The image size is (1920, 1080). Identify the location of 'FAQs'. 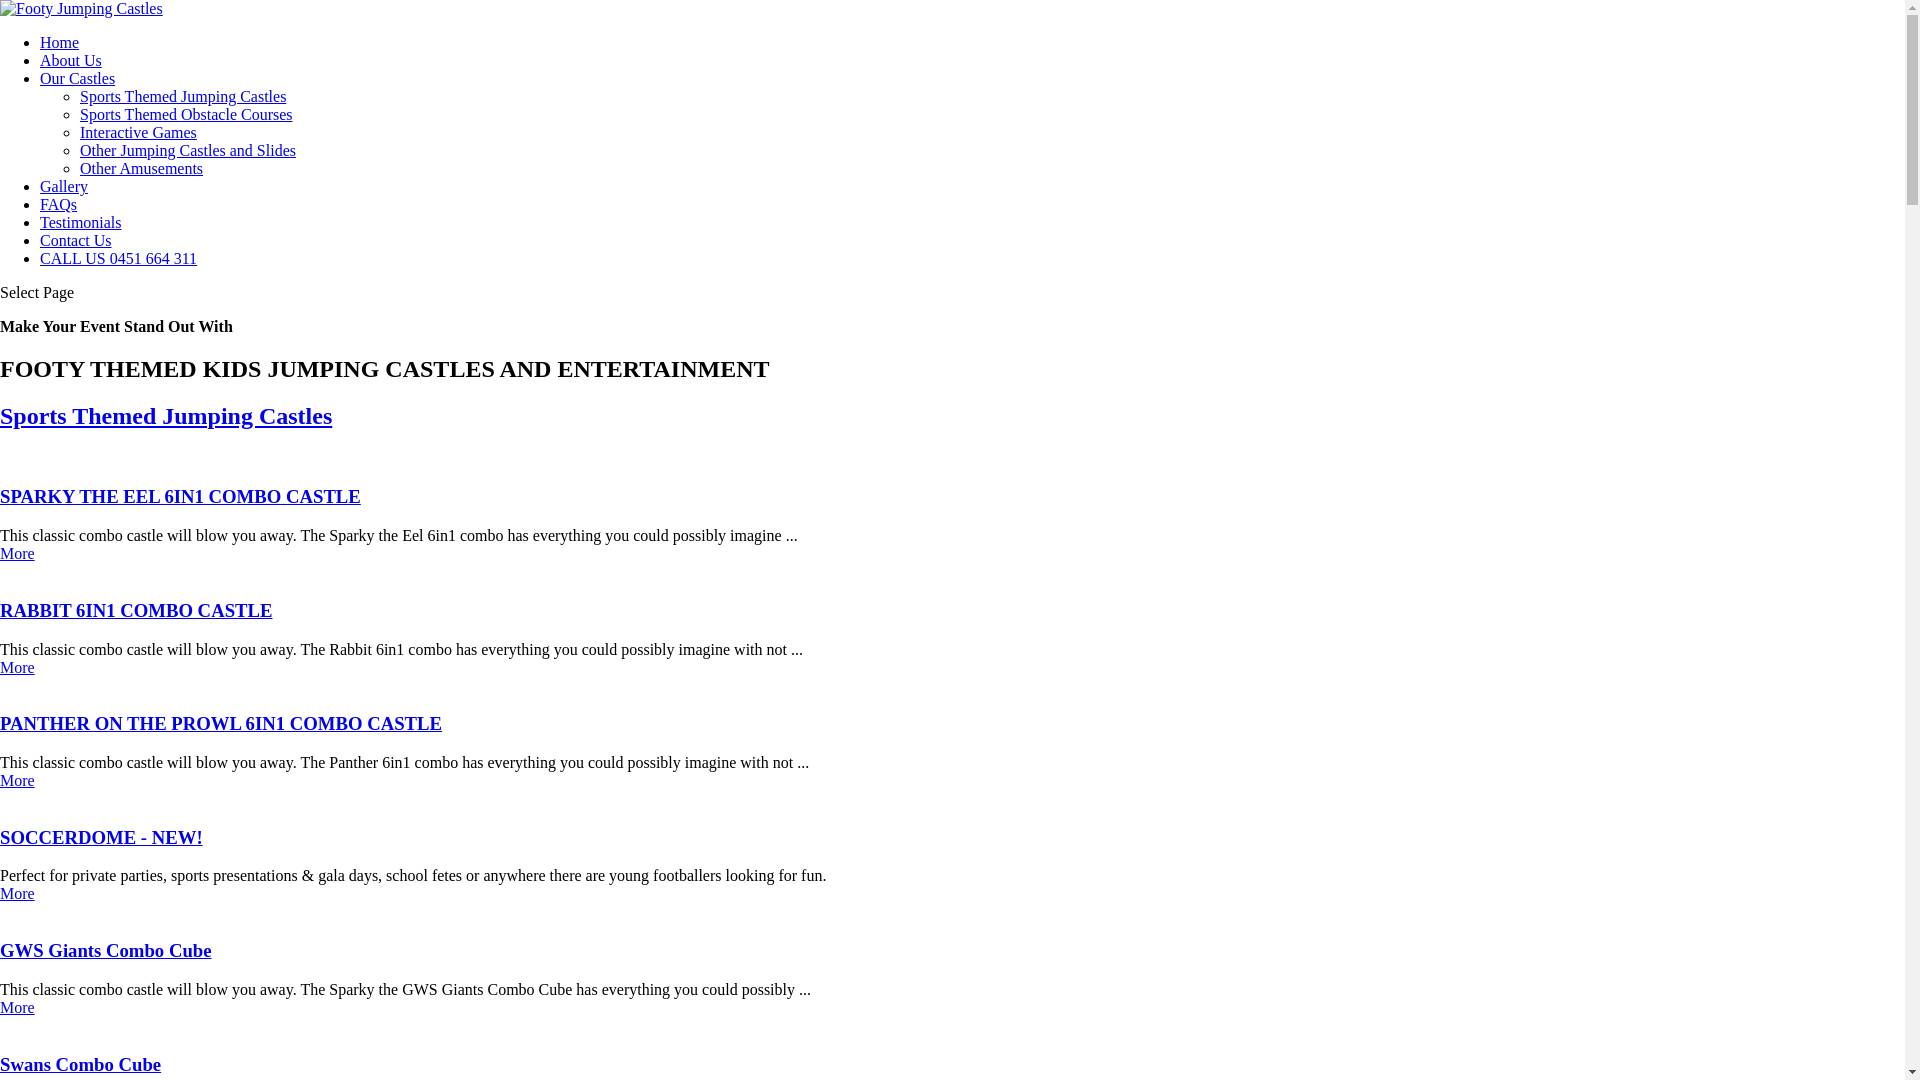
(58, 204).